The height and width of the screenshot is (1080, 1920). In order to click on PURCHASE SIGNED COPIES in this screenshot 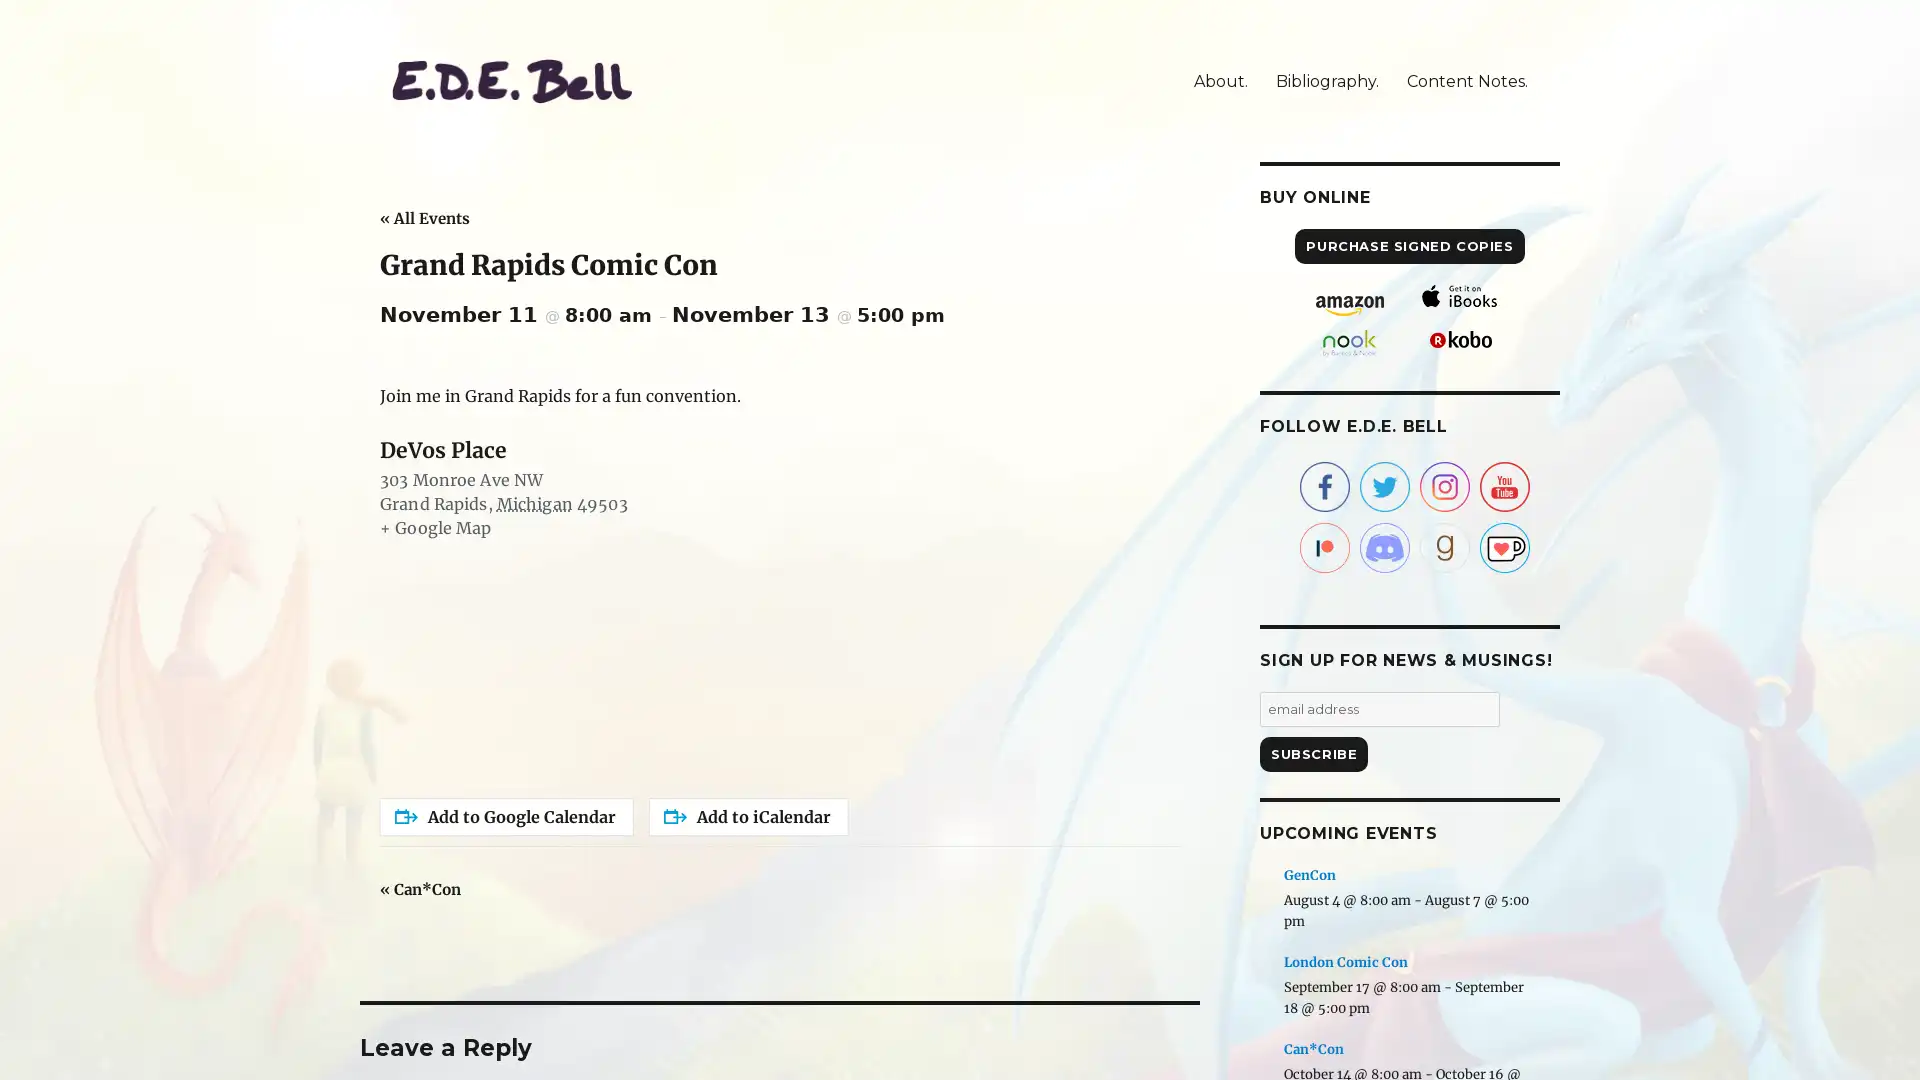, I will do `click(1408, 245)`.